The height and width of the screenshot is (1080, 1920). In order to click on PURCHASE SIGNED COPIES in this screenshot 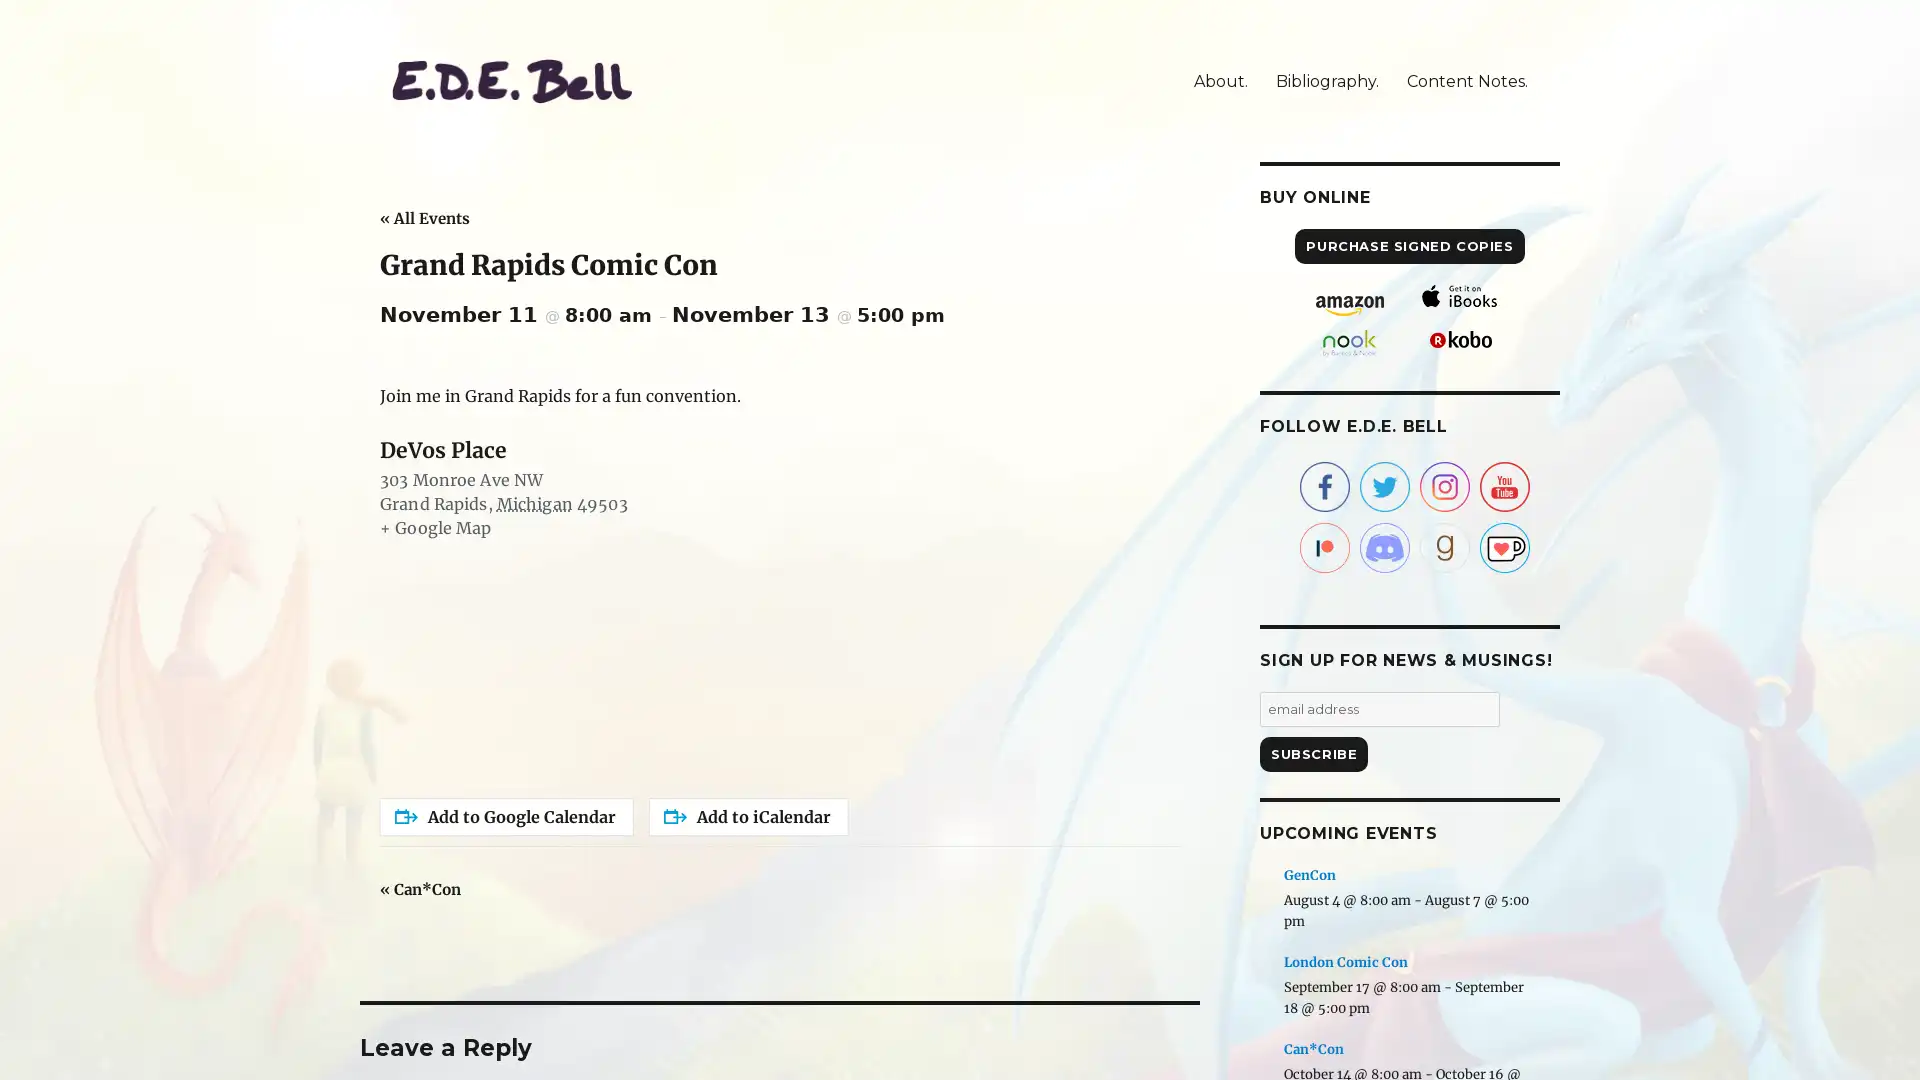, I will do `click(1408, 245)`.